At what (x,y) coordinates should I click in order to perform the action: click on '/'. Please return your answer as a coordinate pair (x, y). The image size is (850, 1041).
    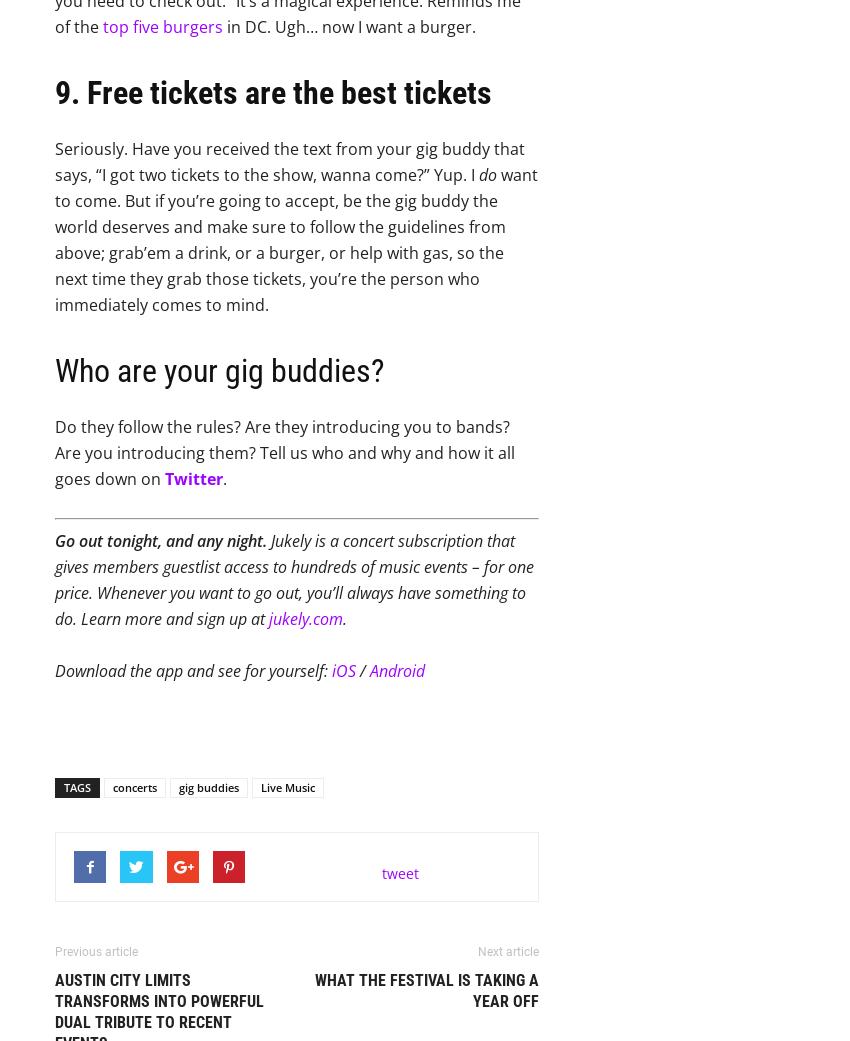
    Looking at the image, I should click on (362, 670).